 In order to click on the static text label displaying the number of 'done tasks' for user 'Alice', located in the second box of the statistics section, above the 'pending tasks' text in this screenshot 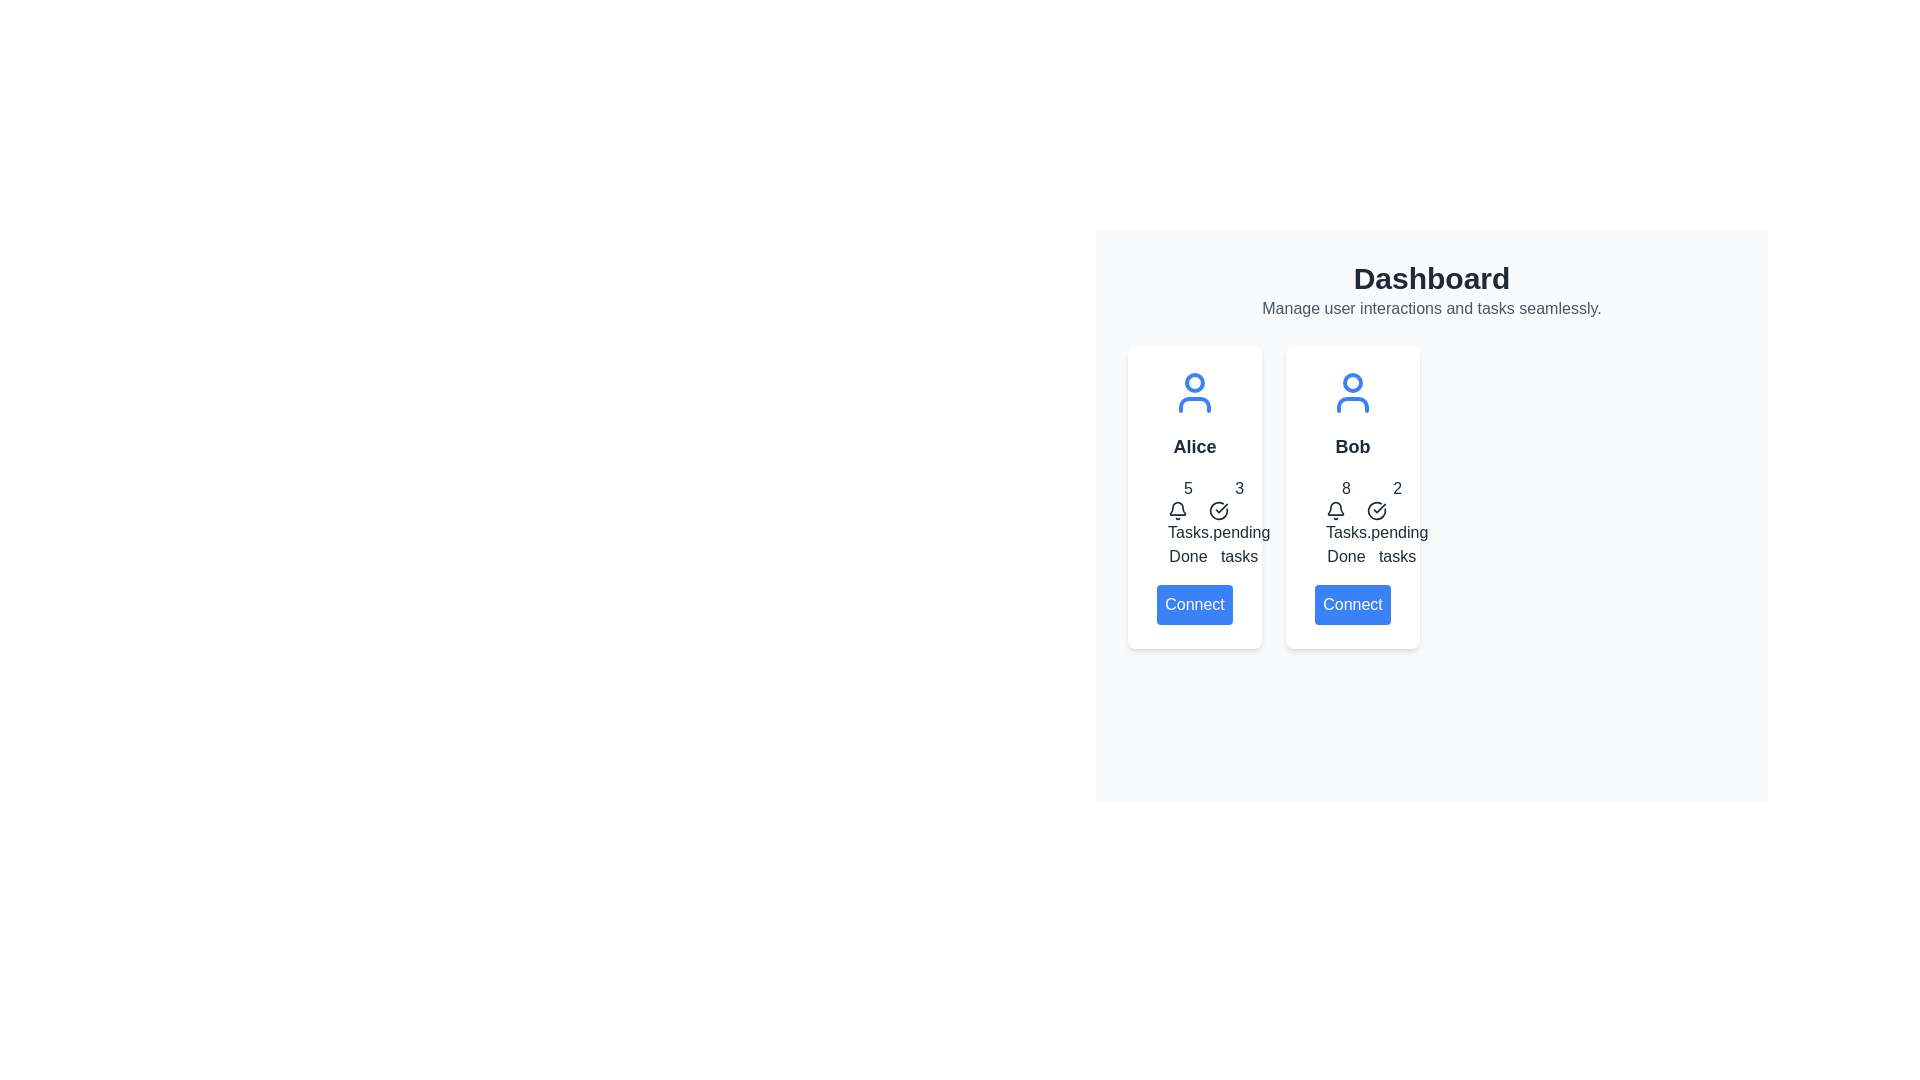, I will do `click(1238, 489)`.